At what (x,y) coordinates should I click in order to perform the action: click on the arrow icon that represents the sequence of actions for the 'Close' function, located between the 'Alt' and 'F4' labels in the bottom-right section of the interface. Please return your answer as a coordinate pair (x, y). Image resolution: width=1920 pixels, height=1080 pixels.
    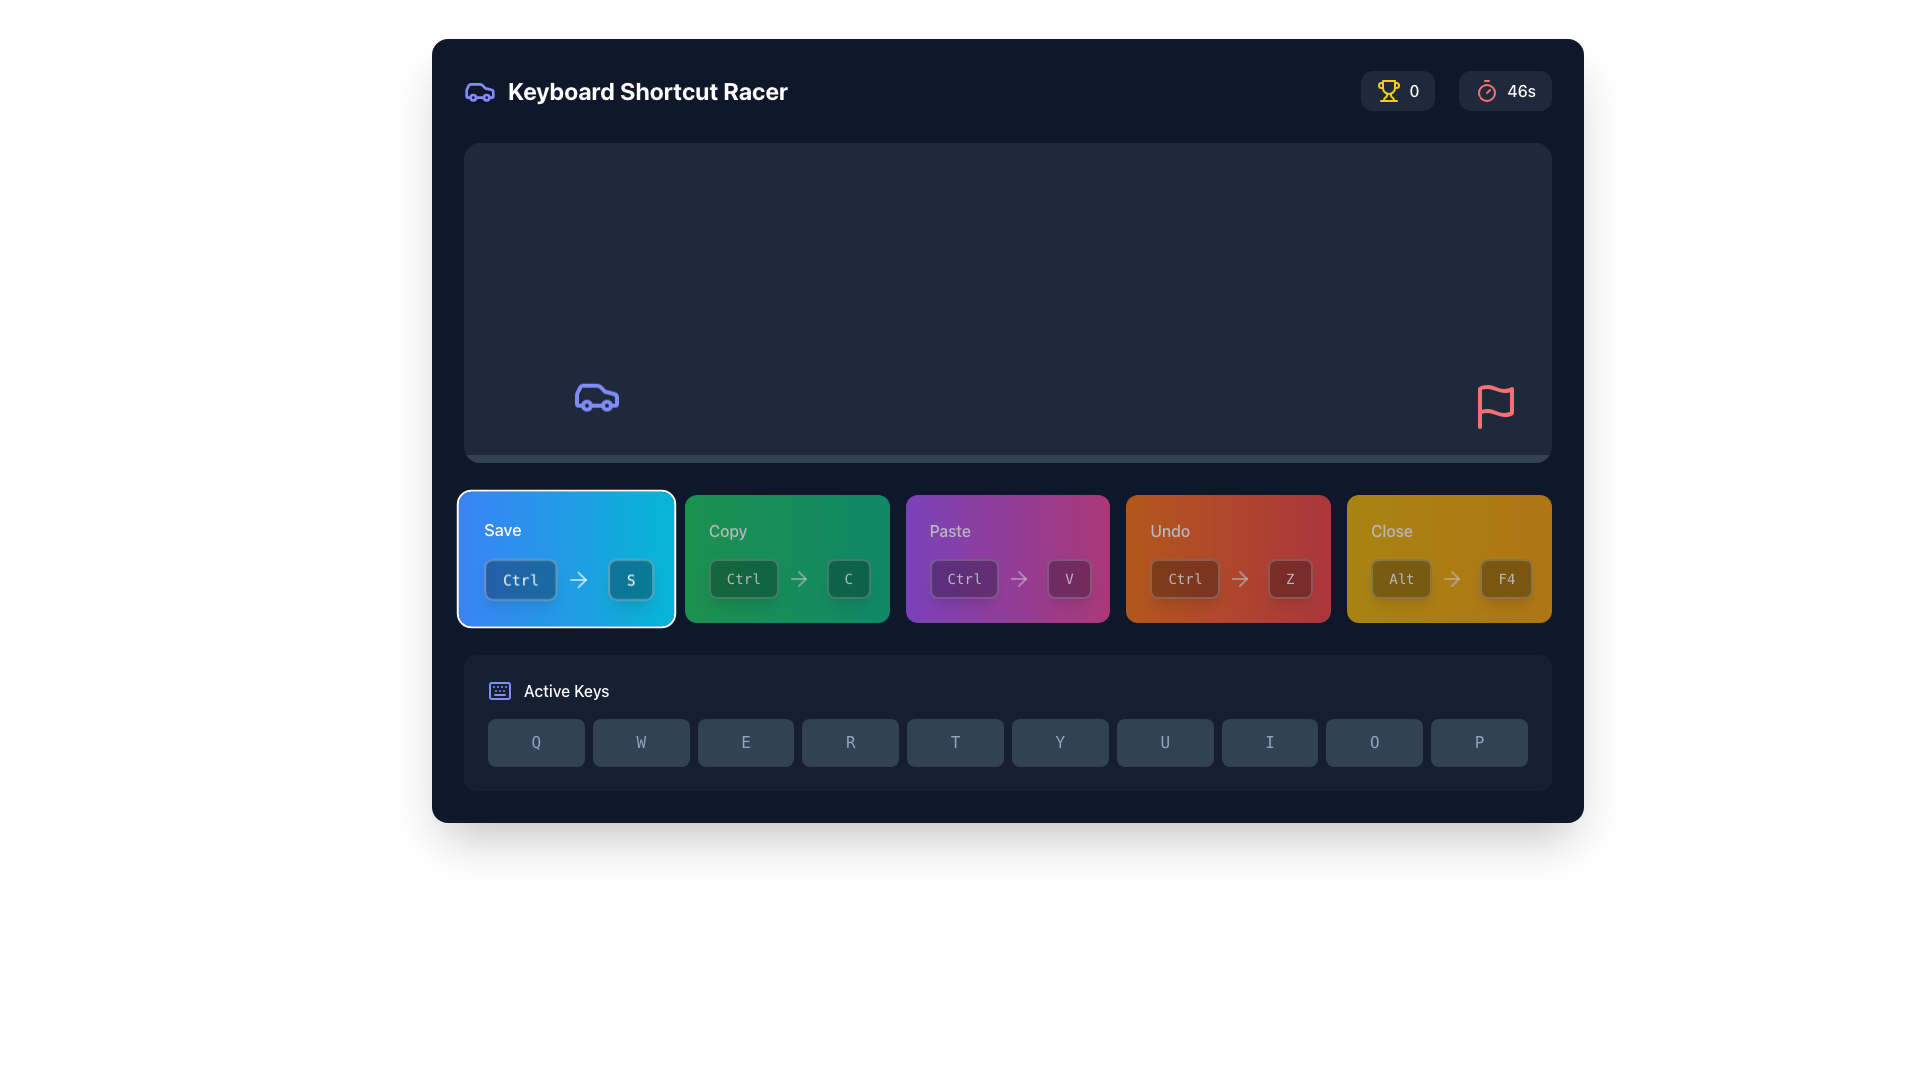
    Looking at the image, I should click on (1452, 578).